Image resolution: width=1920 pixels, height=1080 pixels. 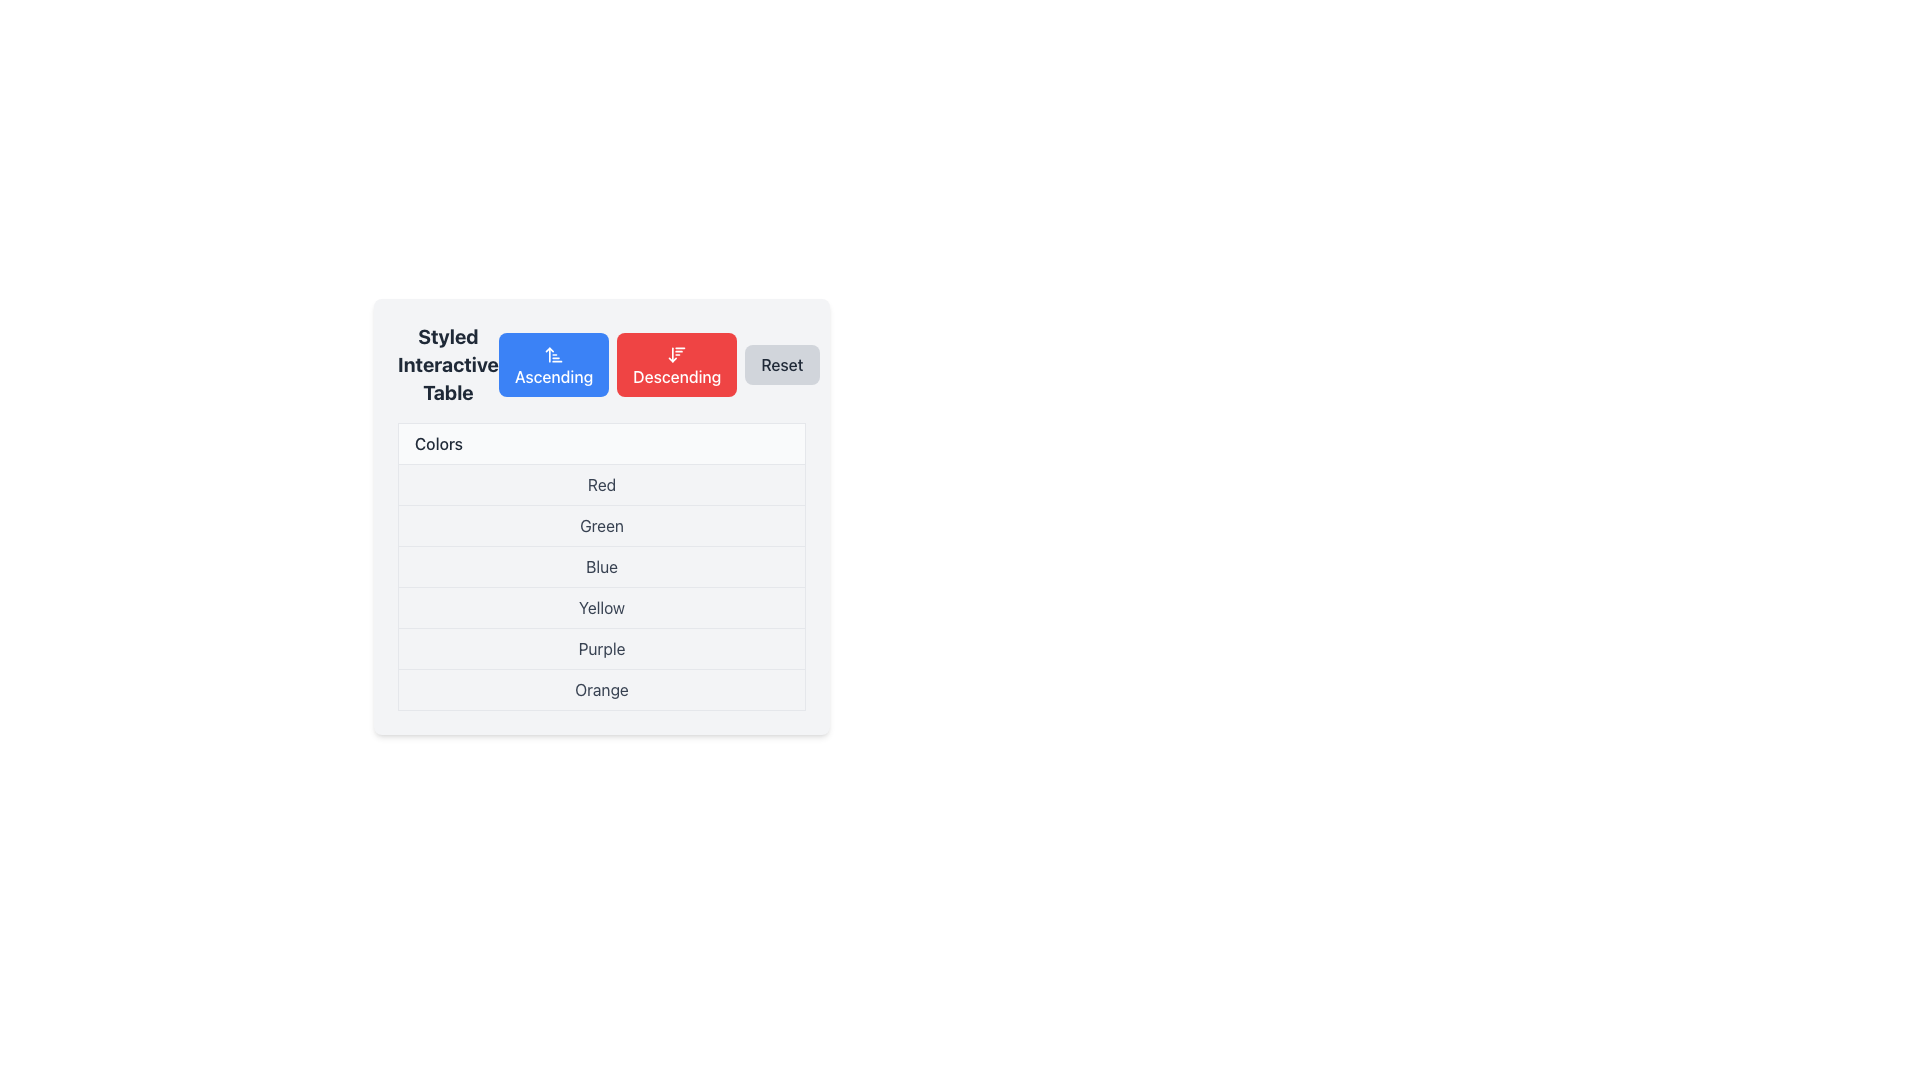 What do you see at coordinates (447, 365) in the screenshot?
I see `text from the Text Label that serves as the title for the interactive table section, which is aligned to the leftmost side and precedes the interactive controls` at bounding box center [447, 365].